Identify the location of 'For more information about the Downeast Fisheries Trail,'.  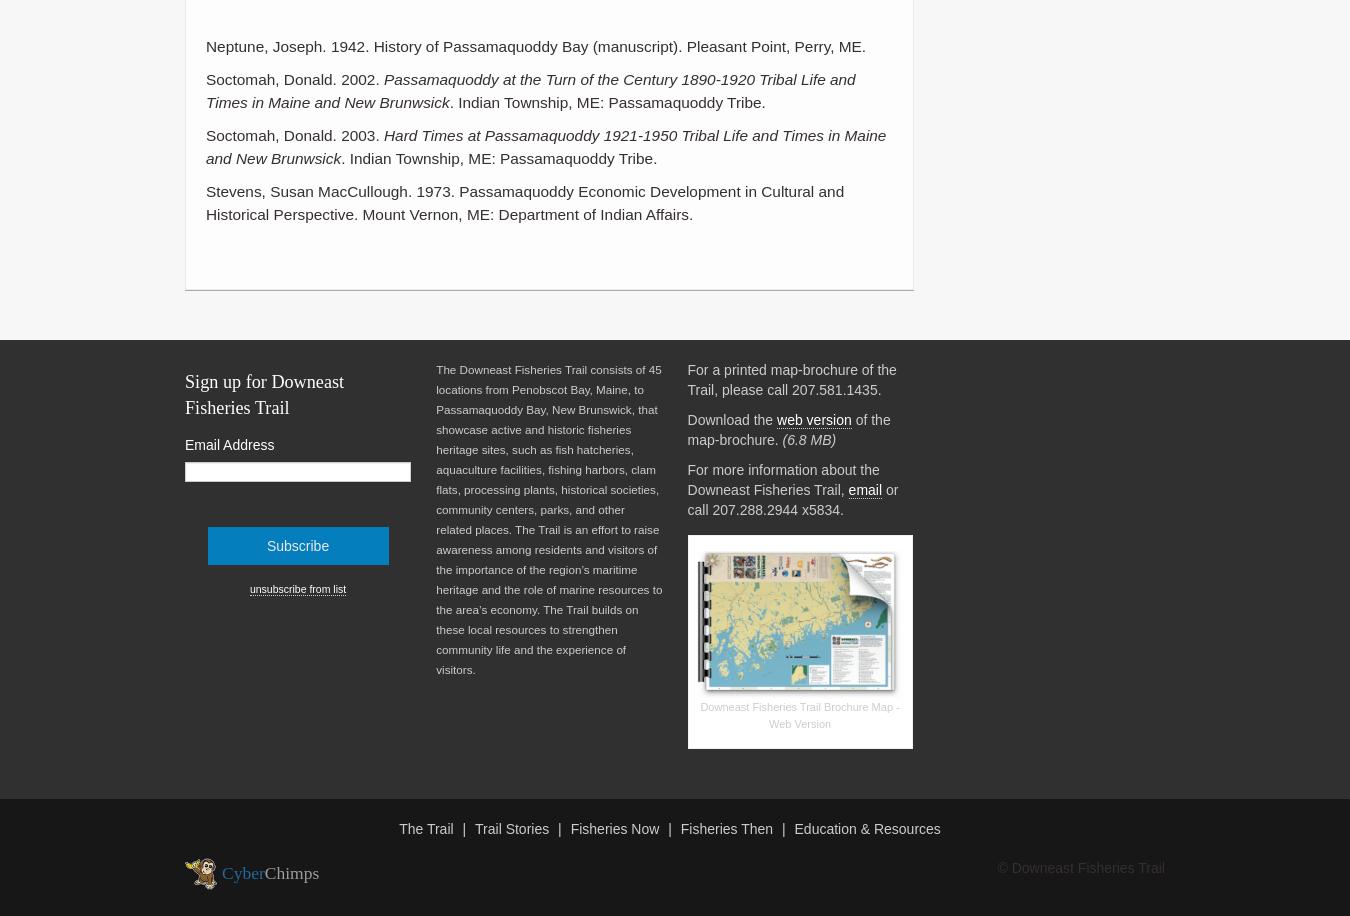
(782, 479).